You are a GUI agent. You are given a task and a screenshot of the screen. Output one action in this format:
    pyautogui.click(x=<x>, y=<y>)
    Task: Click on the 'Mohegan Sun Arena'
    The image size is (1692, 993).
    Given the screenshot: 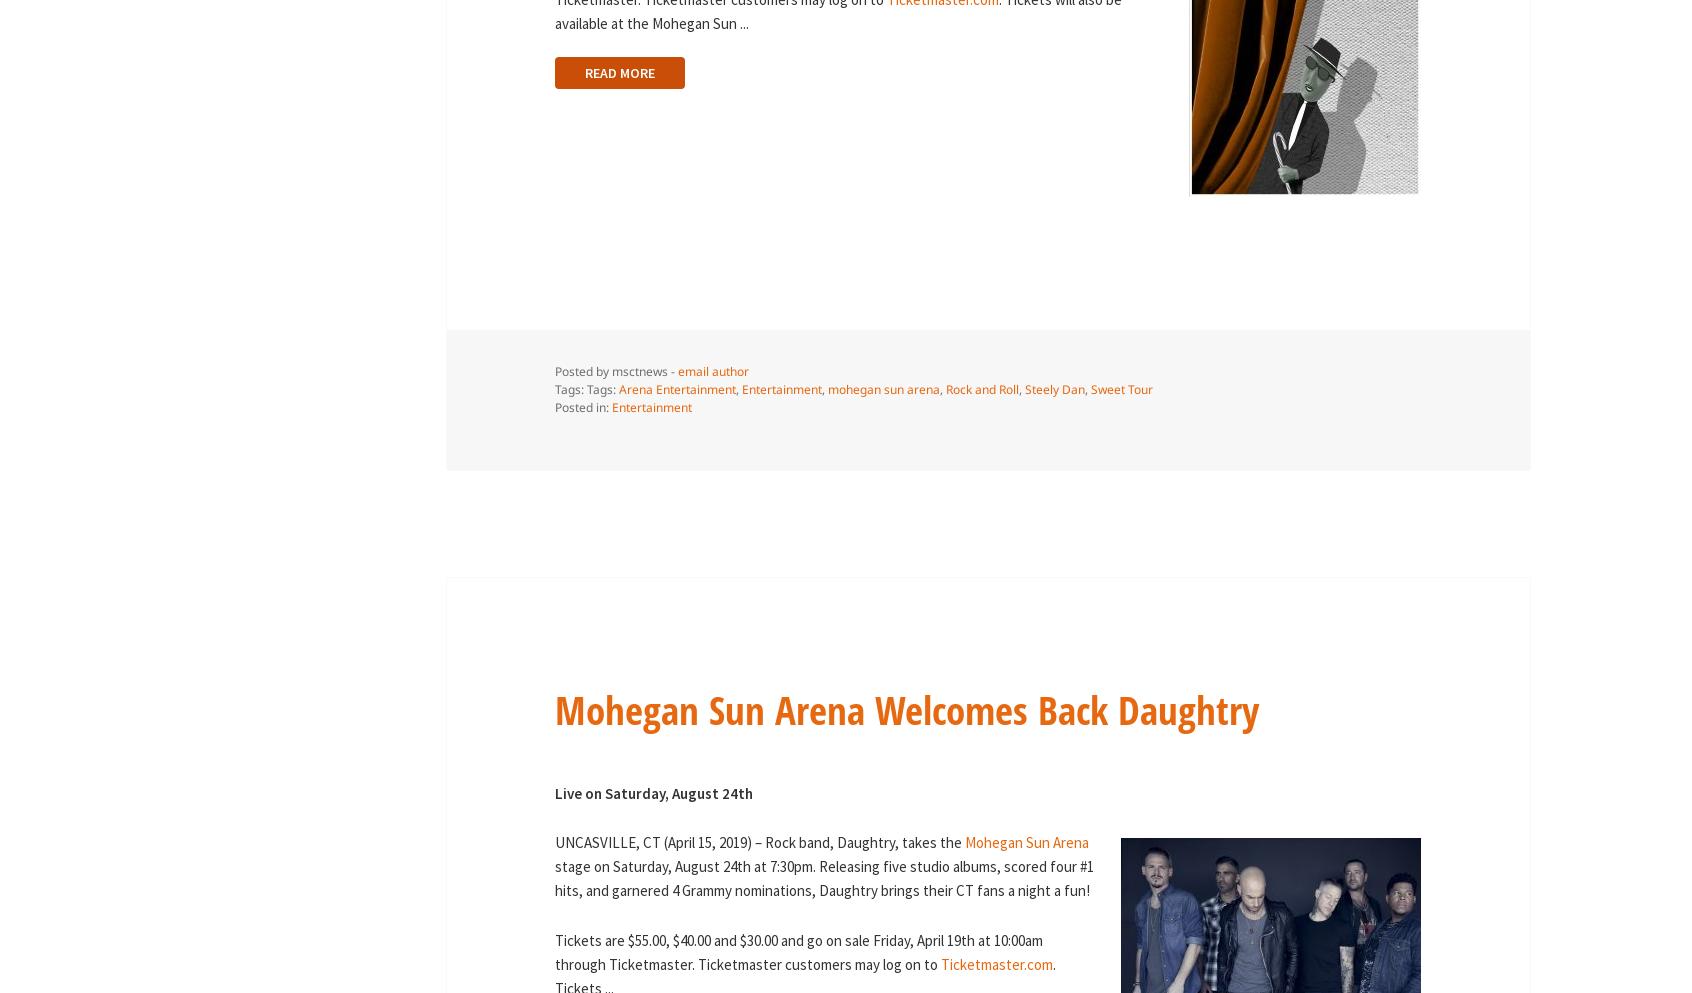 What is the action you would take?
    pyautogui.click(x=963, y=841)
    